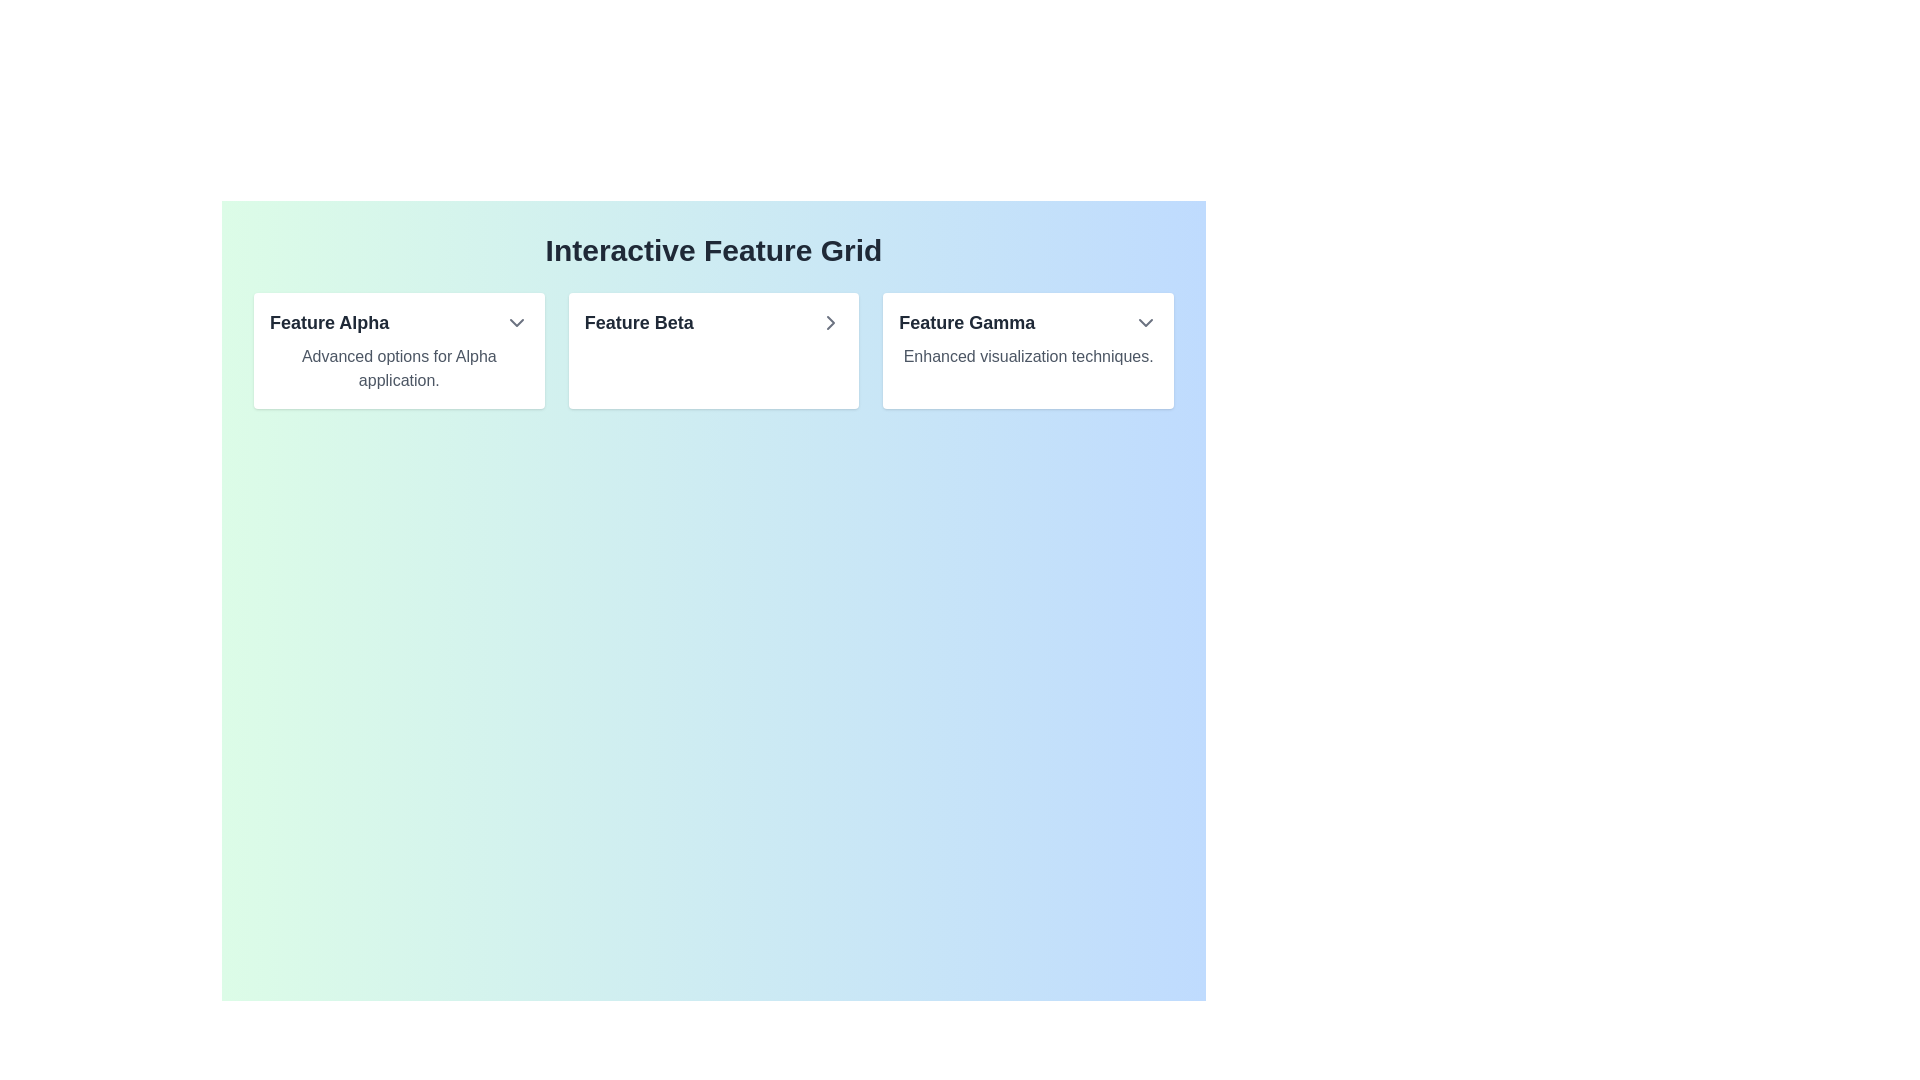 The width and height of the screenshot is (1920, 1080). What do you see at coordinates (831, 322) in the screenshot?
I see `the chevron icon located to the right of the 'Feature Beta' text inside the Feature Beta card in the central column of the grid for additional information or interaction` at bounding box center [831, 322].